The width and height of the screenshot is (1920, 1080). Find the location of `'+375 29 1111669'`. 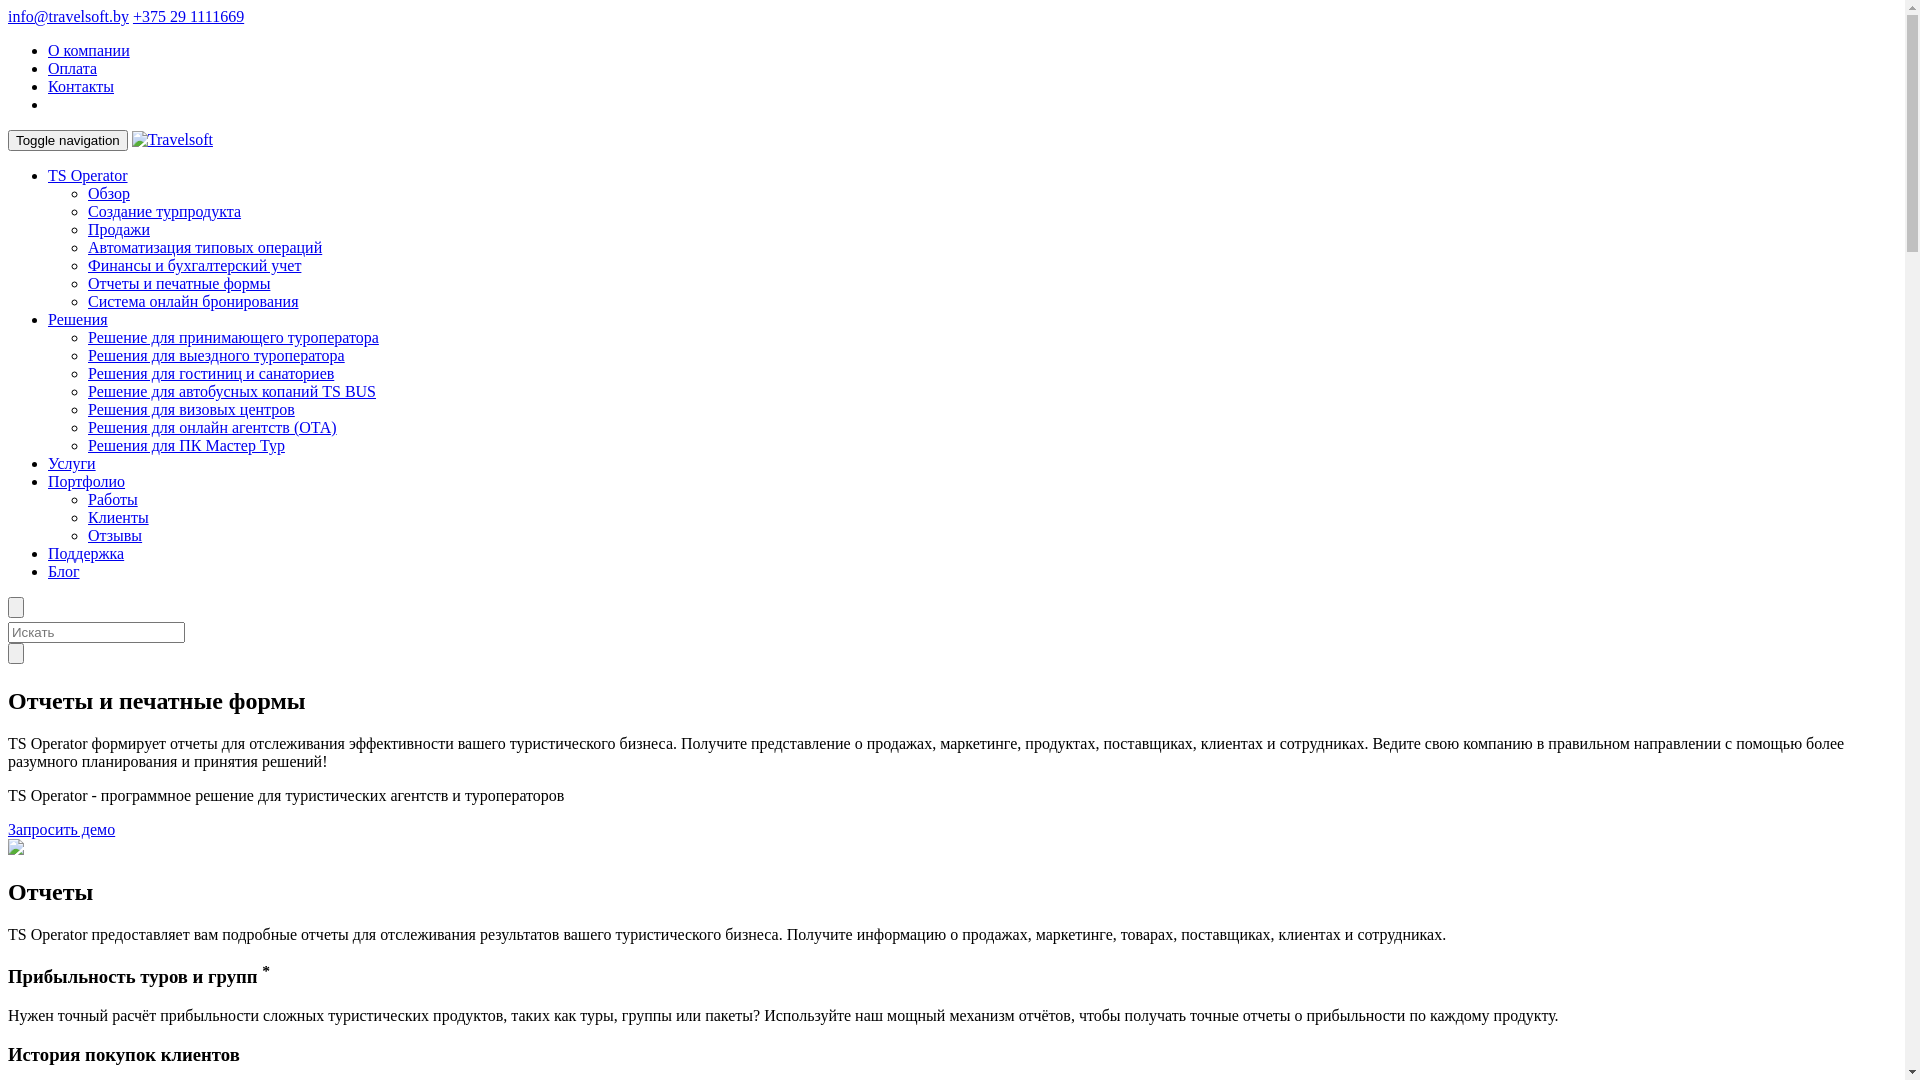

'+375 29 1111669' is located at coordinates (188, 16).